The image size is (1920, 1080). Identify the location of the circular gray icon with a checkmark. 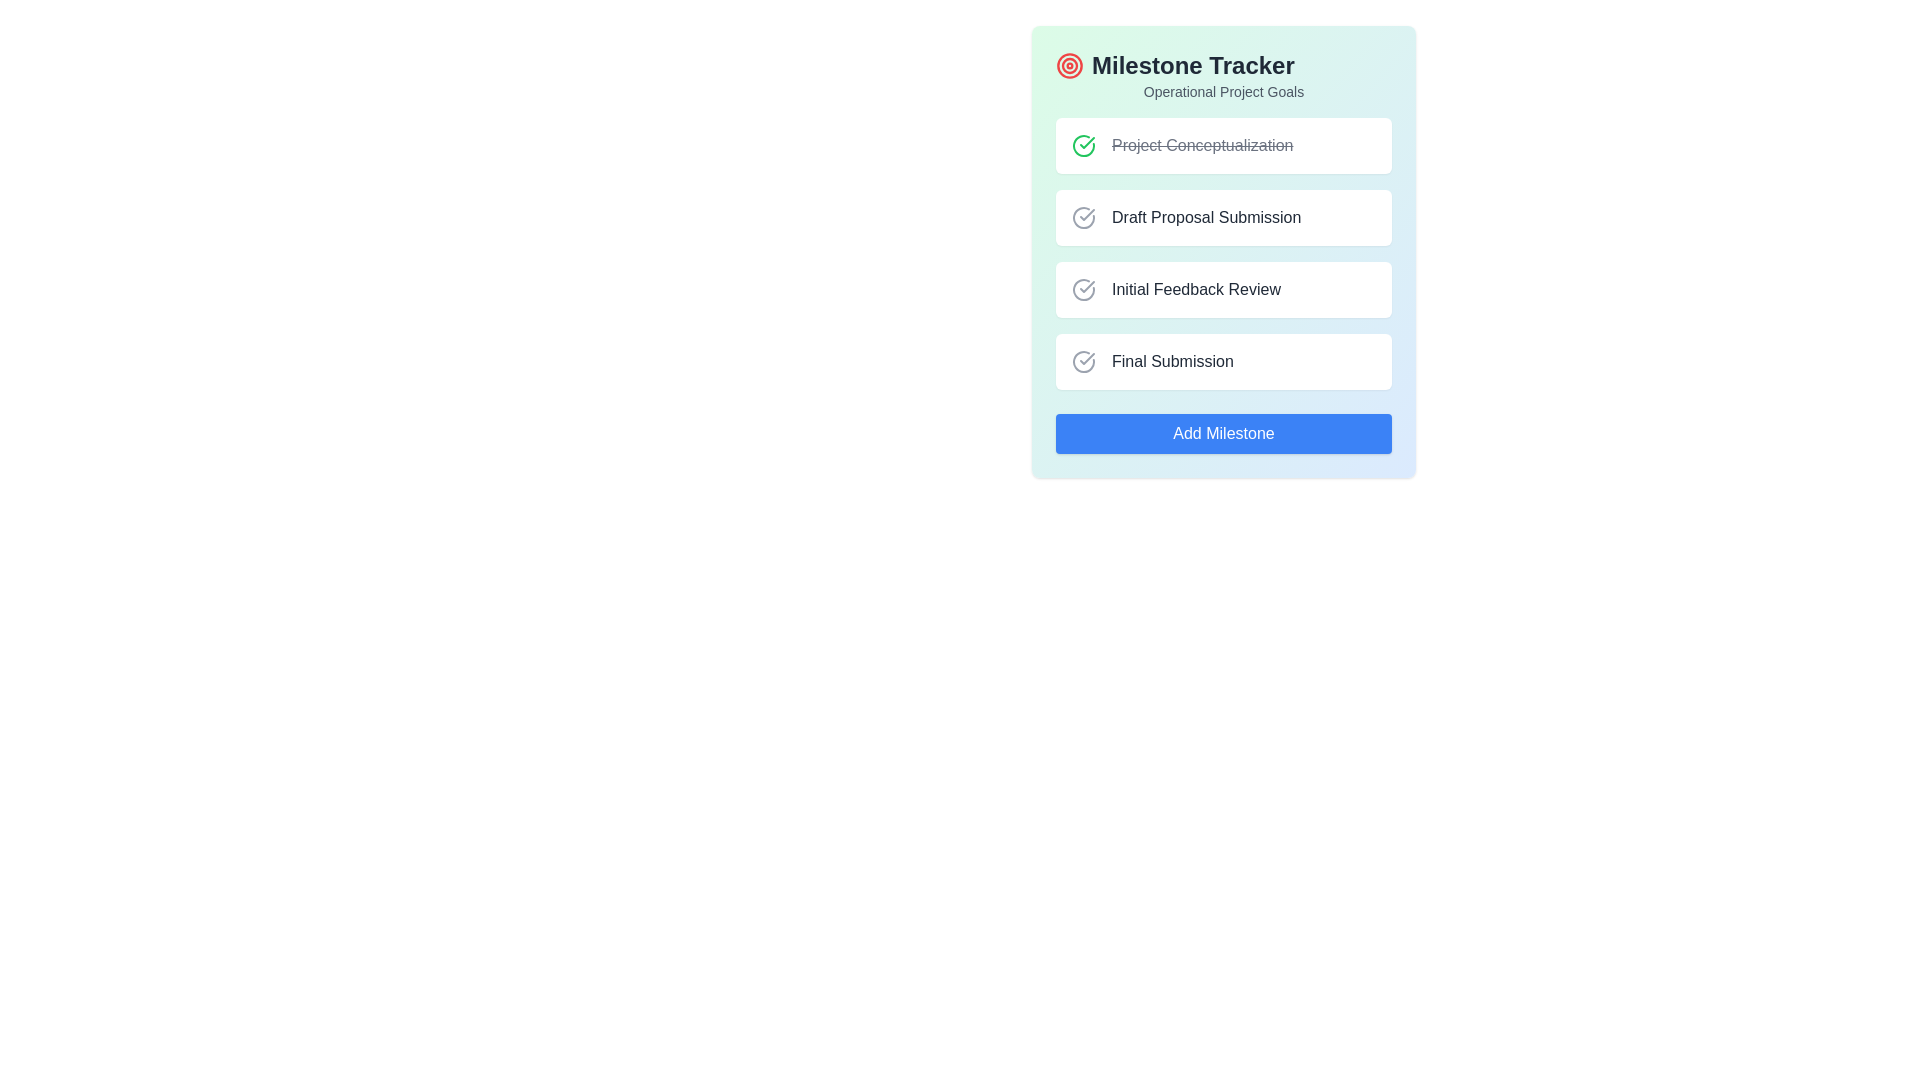
(1083, 289).